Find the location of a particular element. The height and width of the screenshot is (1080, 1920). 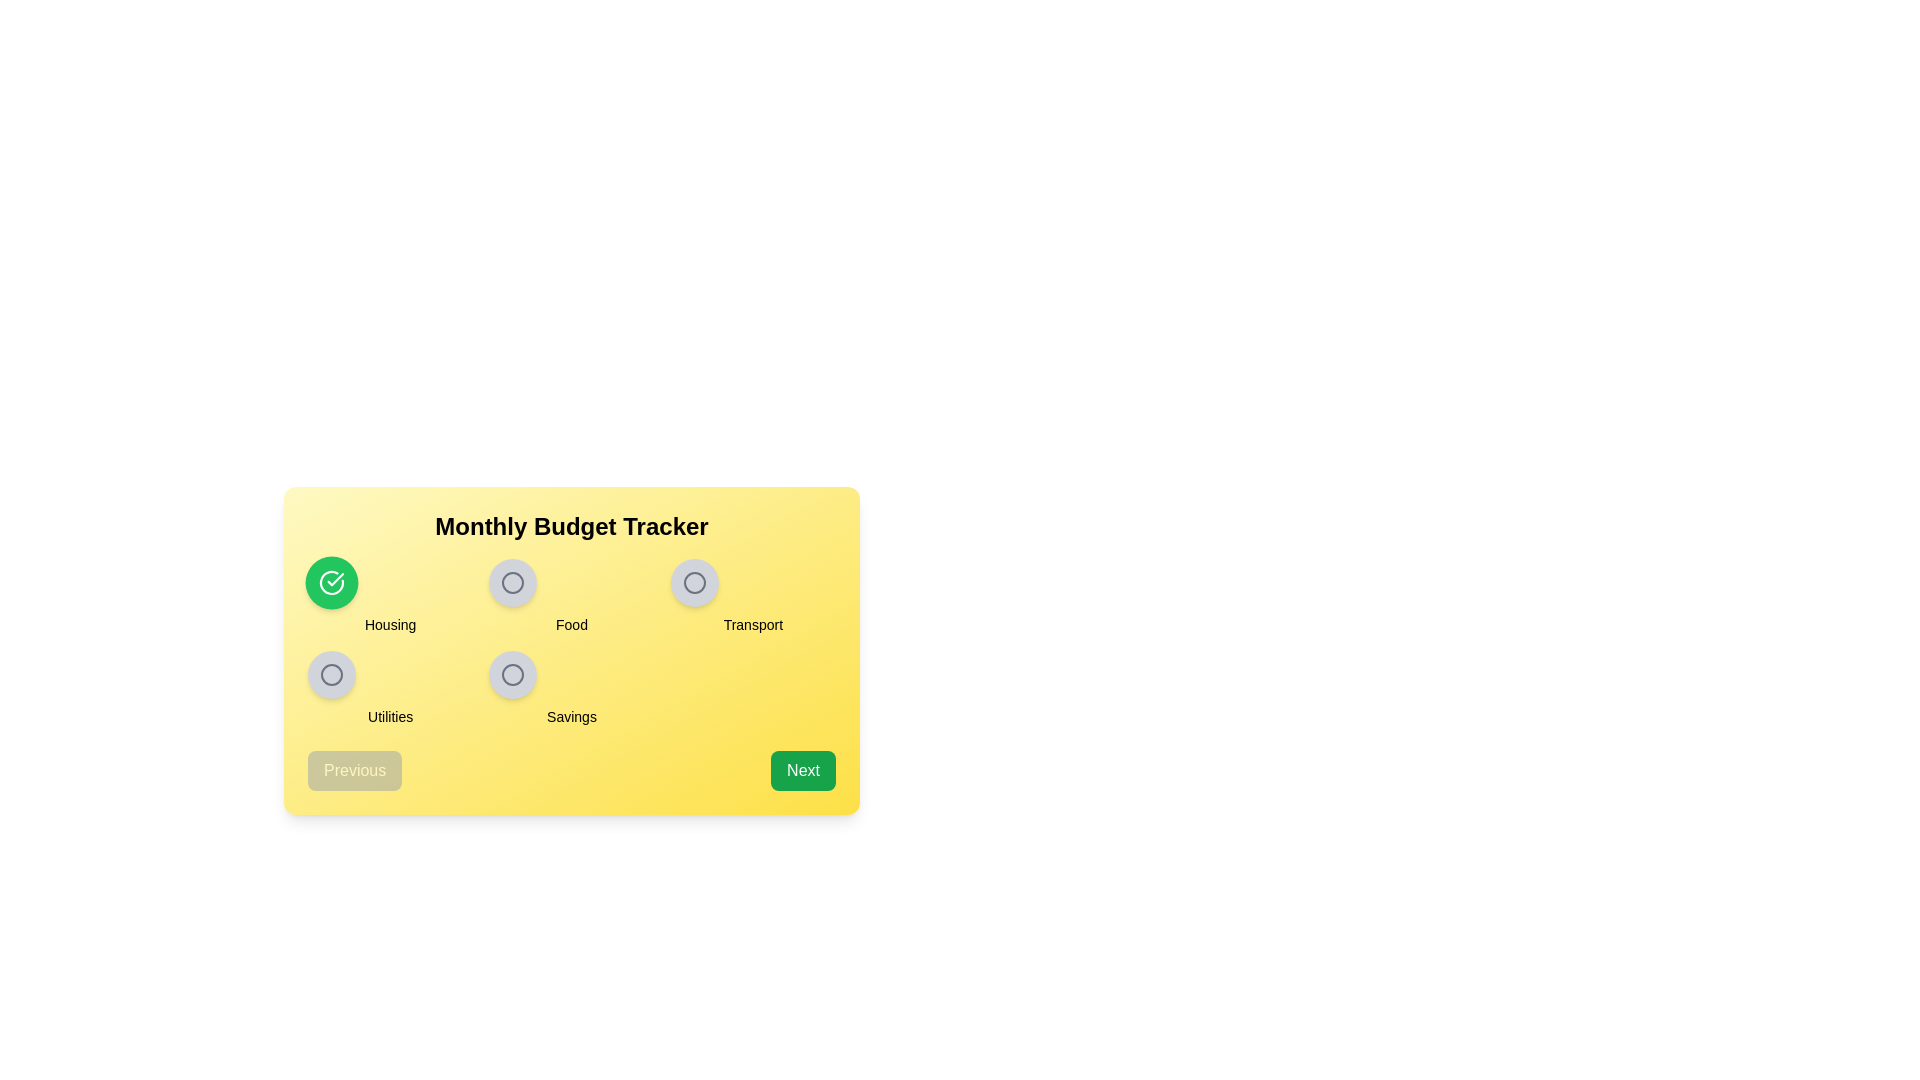

the circular selection indicator button for the 'Savings' category in the budget tracker is located at coordinates (513, 675).